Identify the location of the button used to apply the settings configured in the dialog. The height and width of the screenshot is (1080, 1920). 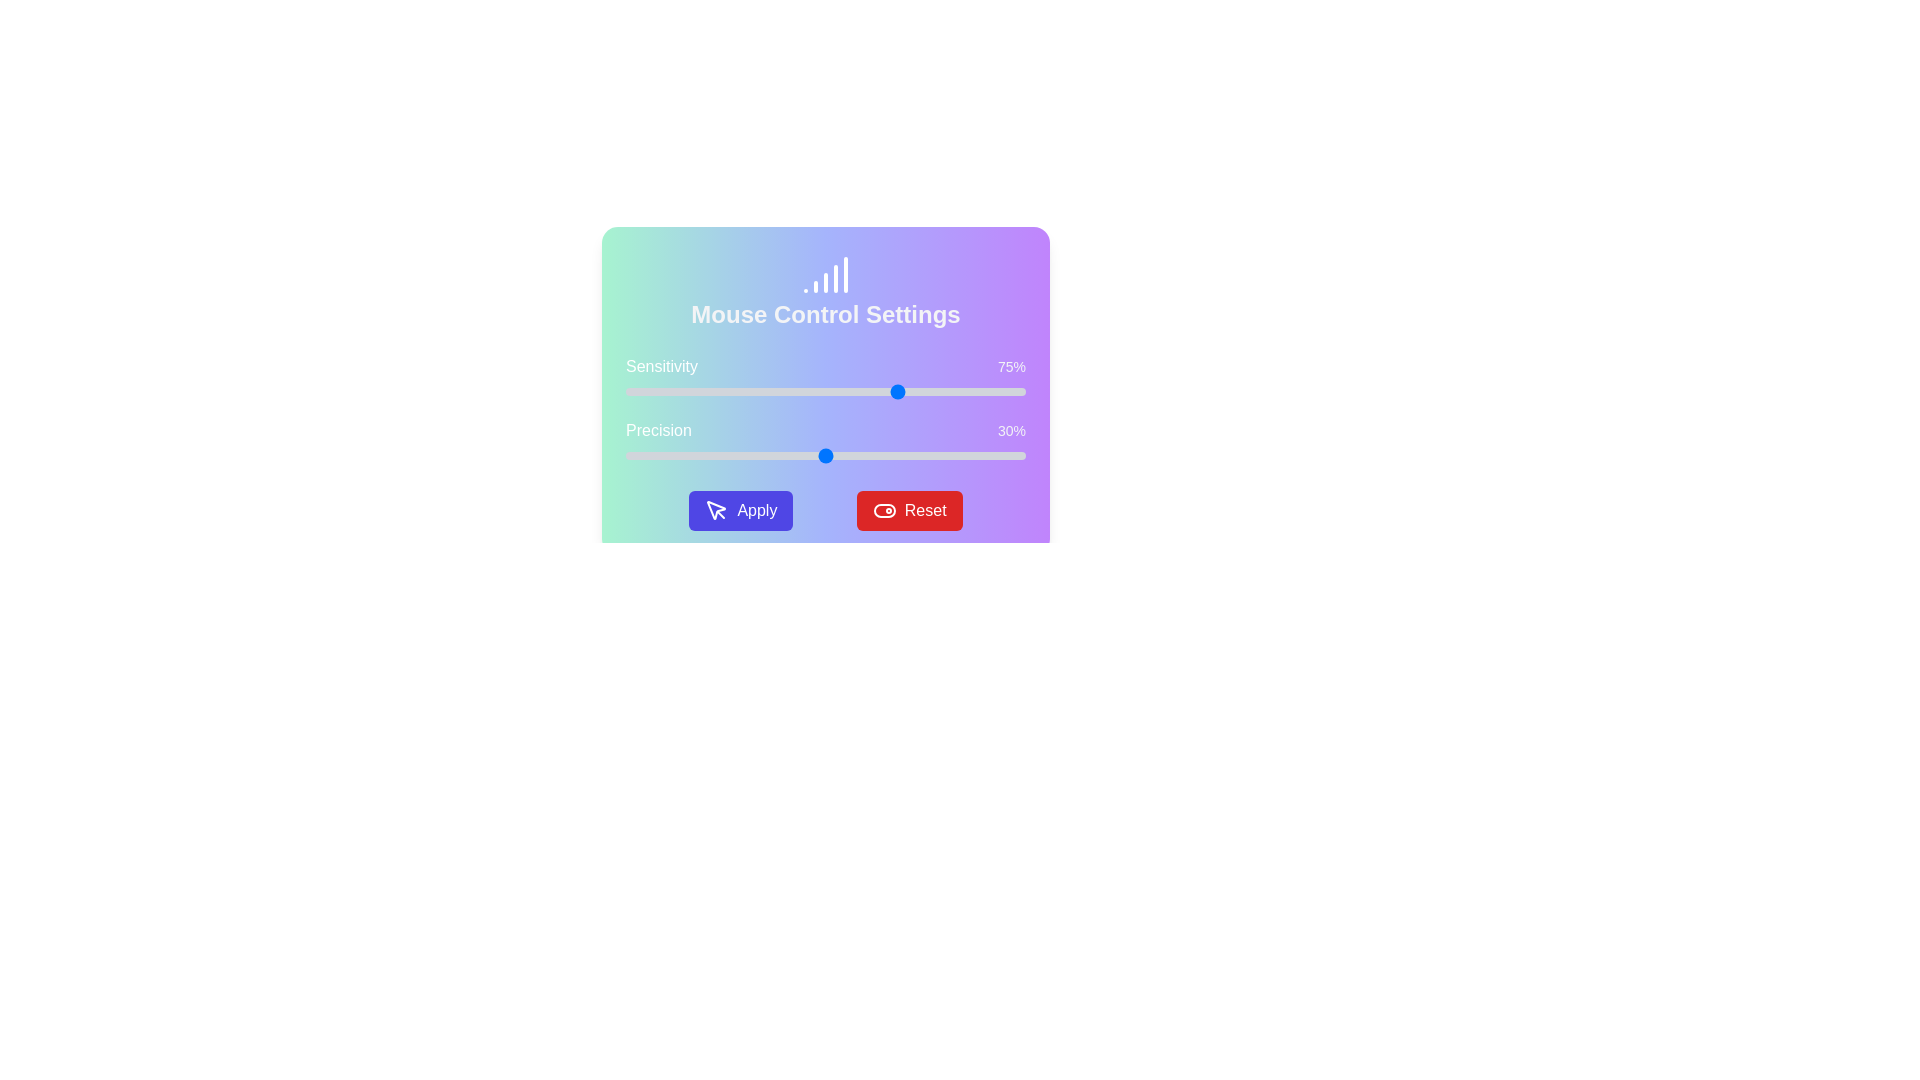
(740, 509).